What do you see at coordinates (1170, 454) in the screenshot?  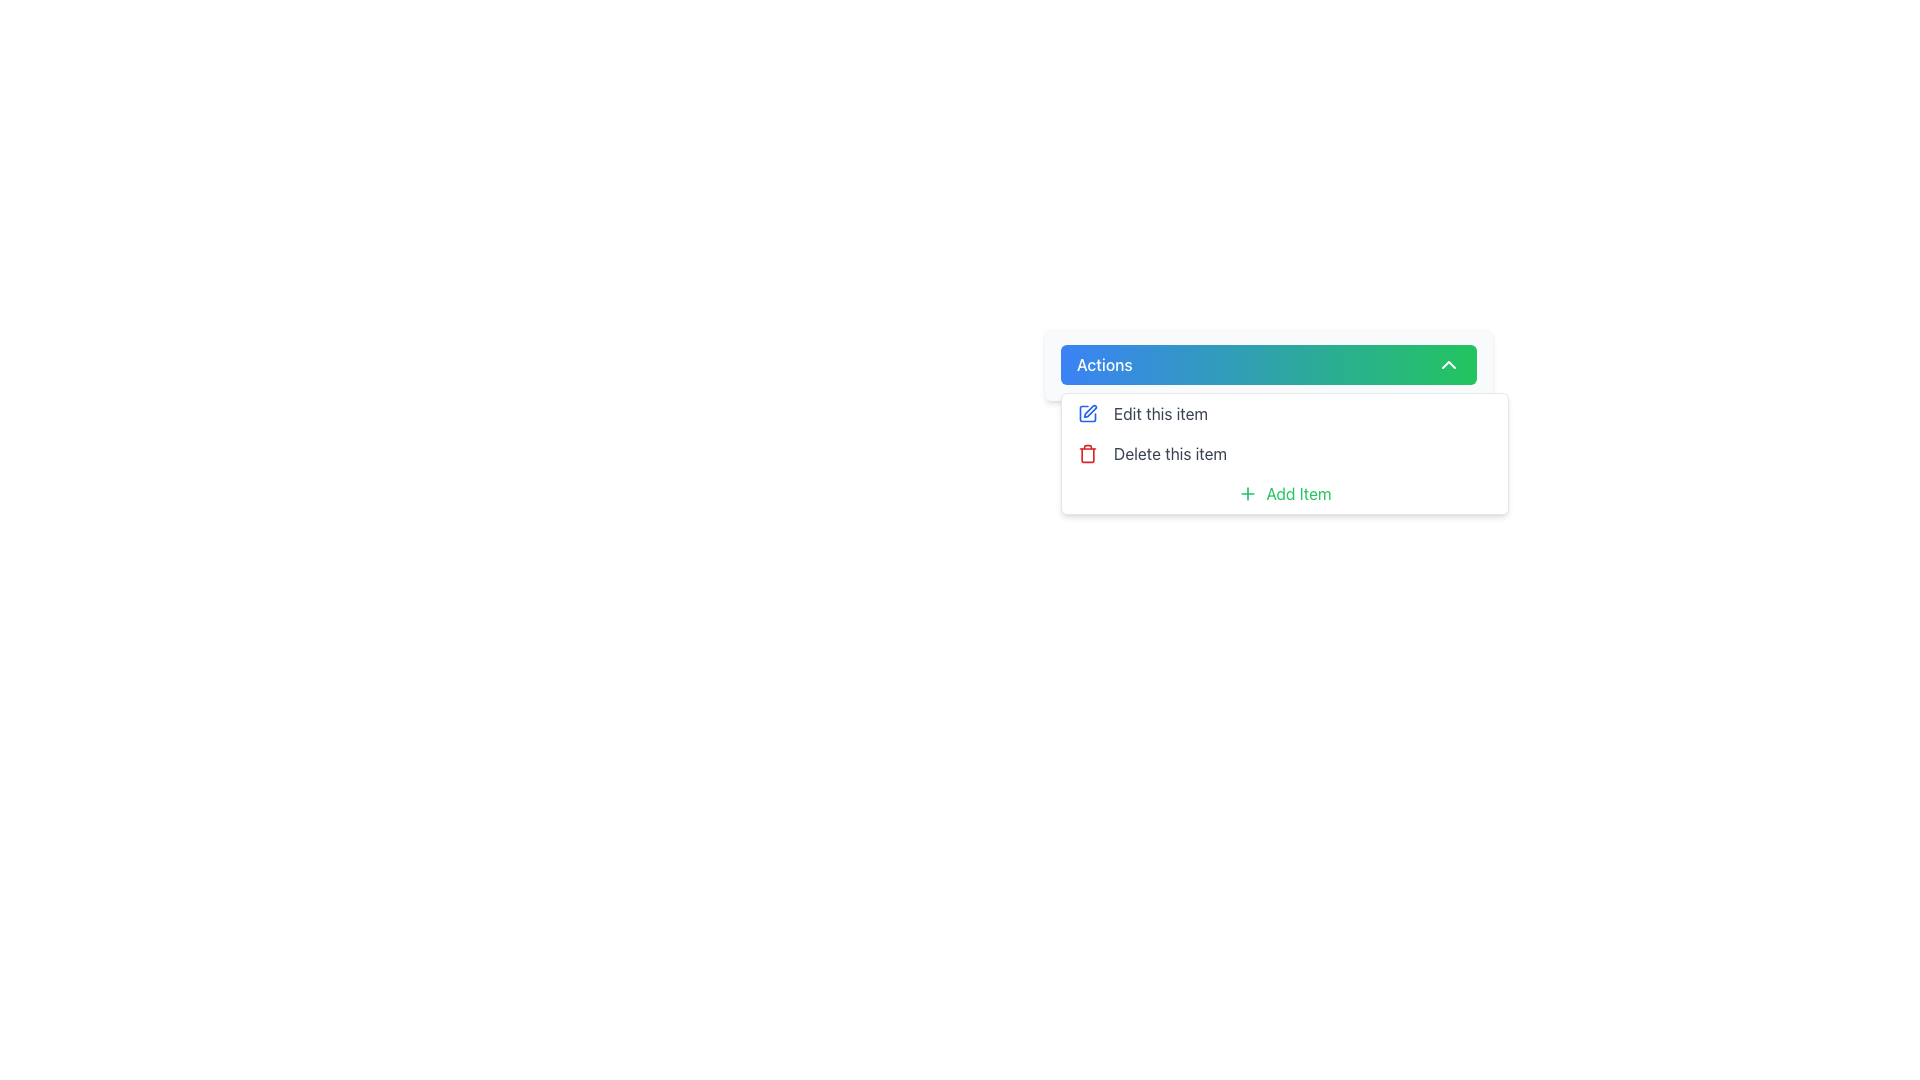 I see `the 'Delete this item' text label in the dropdown menu to initiate the delete action` at bounding box center [1170, 454].